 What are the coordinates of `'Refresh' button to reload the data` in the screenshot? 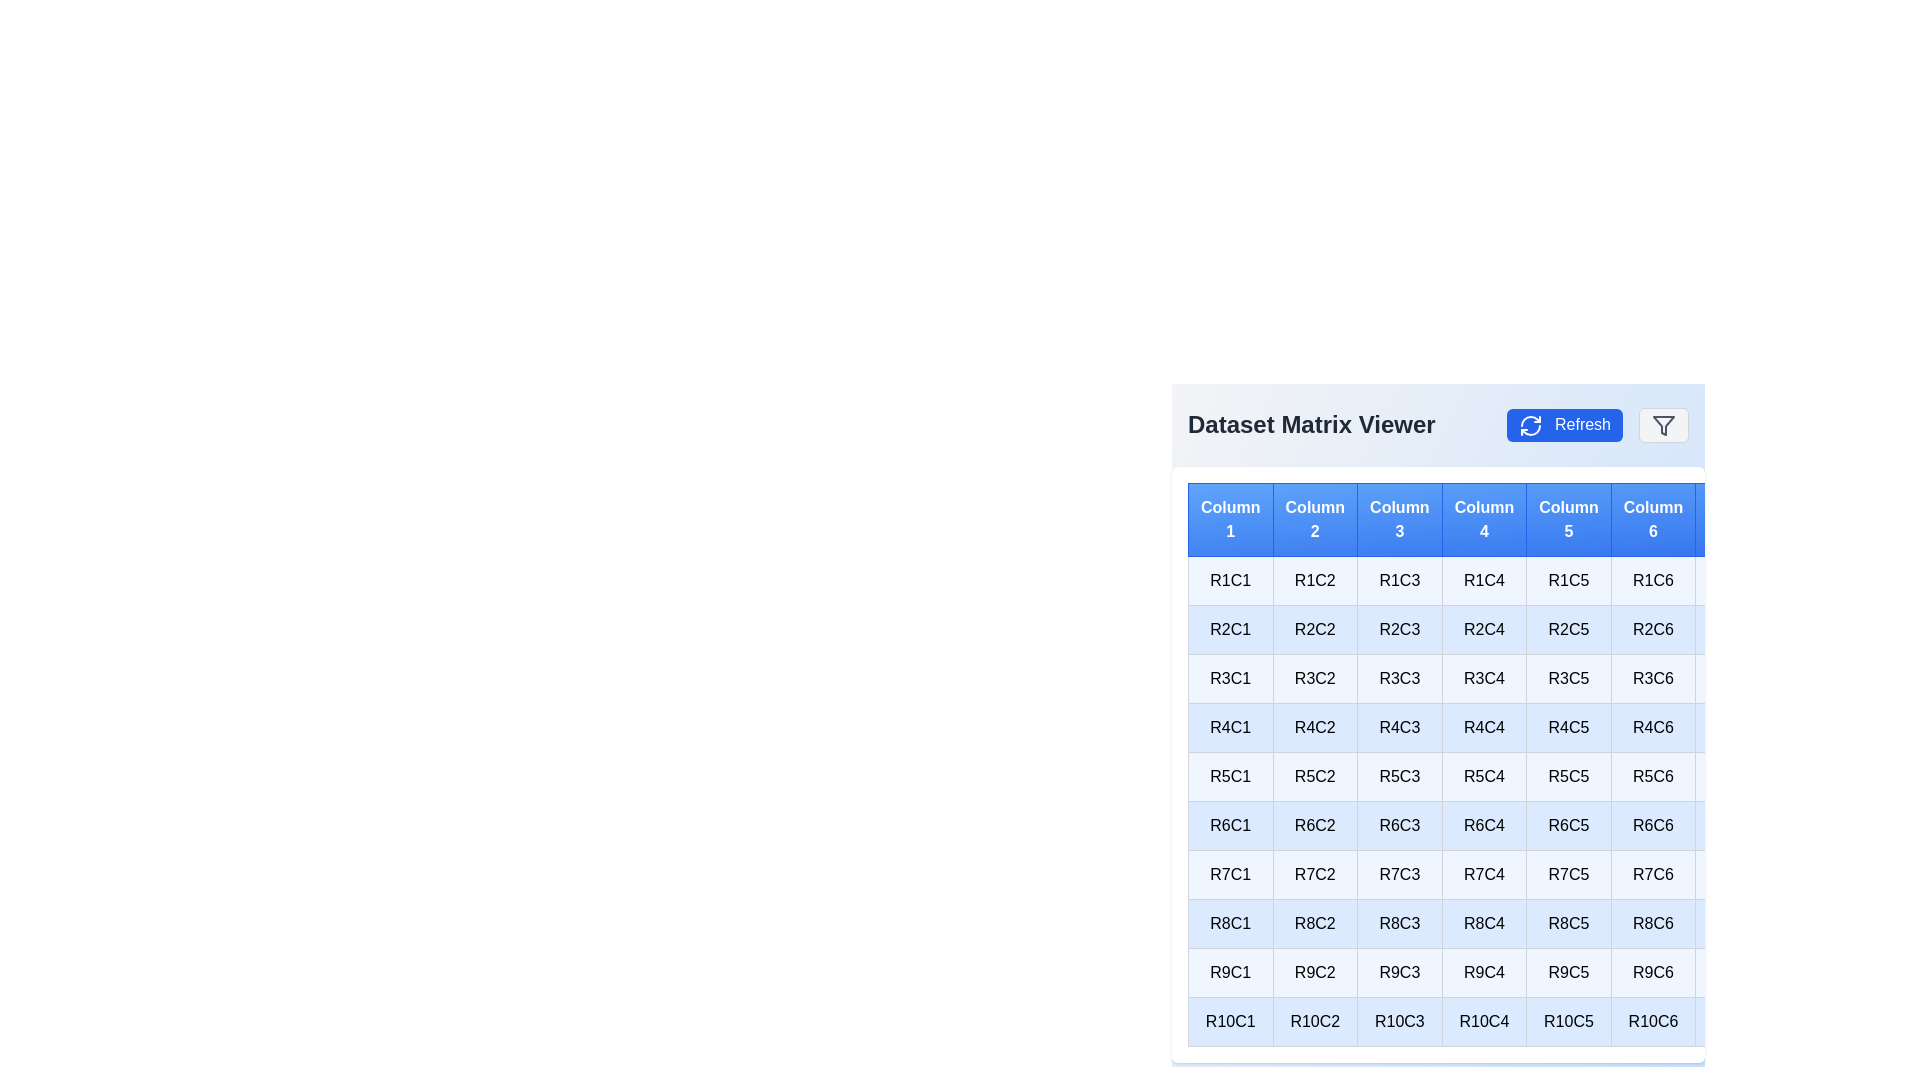 It's located at (1563, 424).